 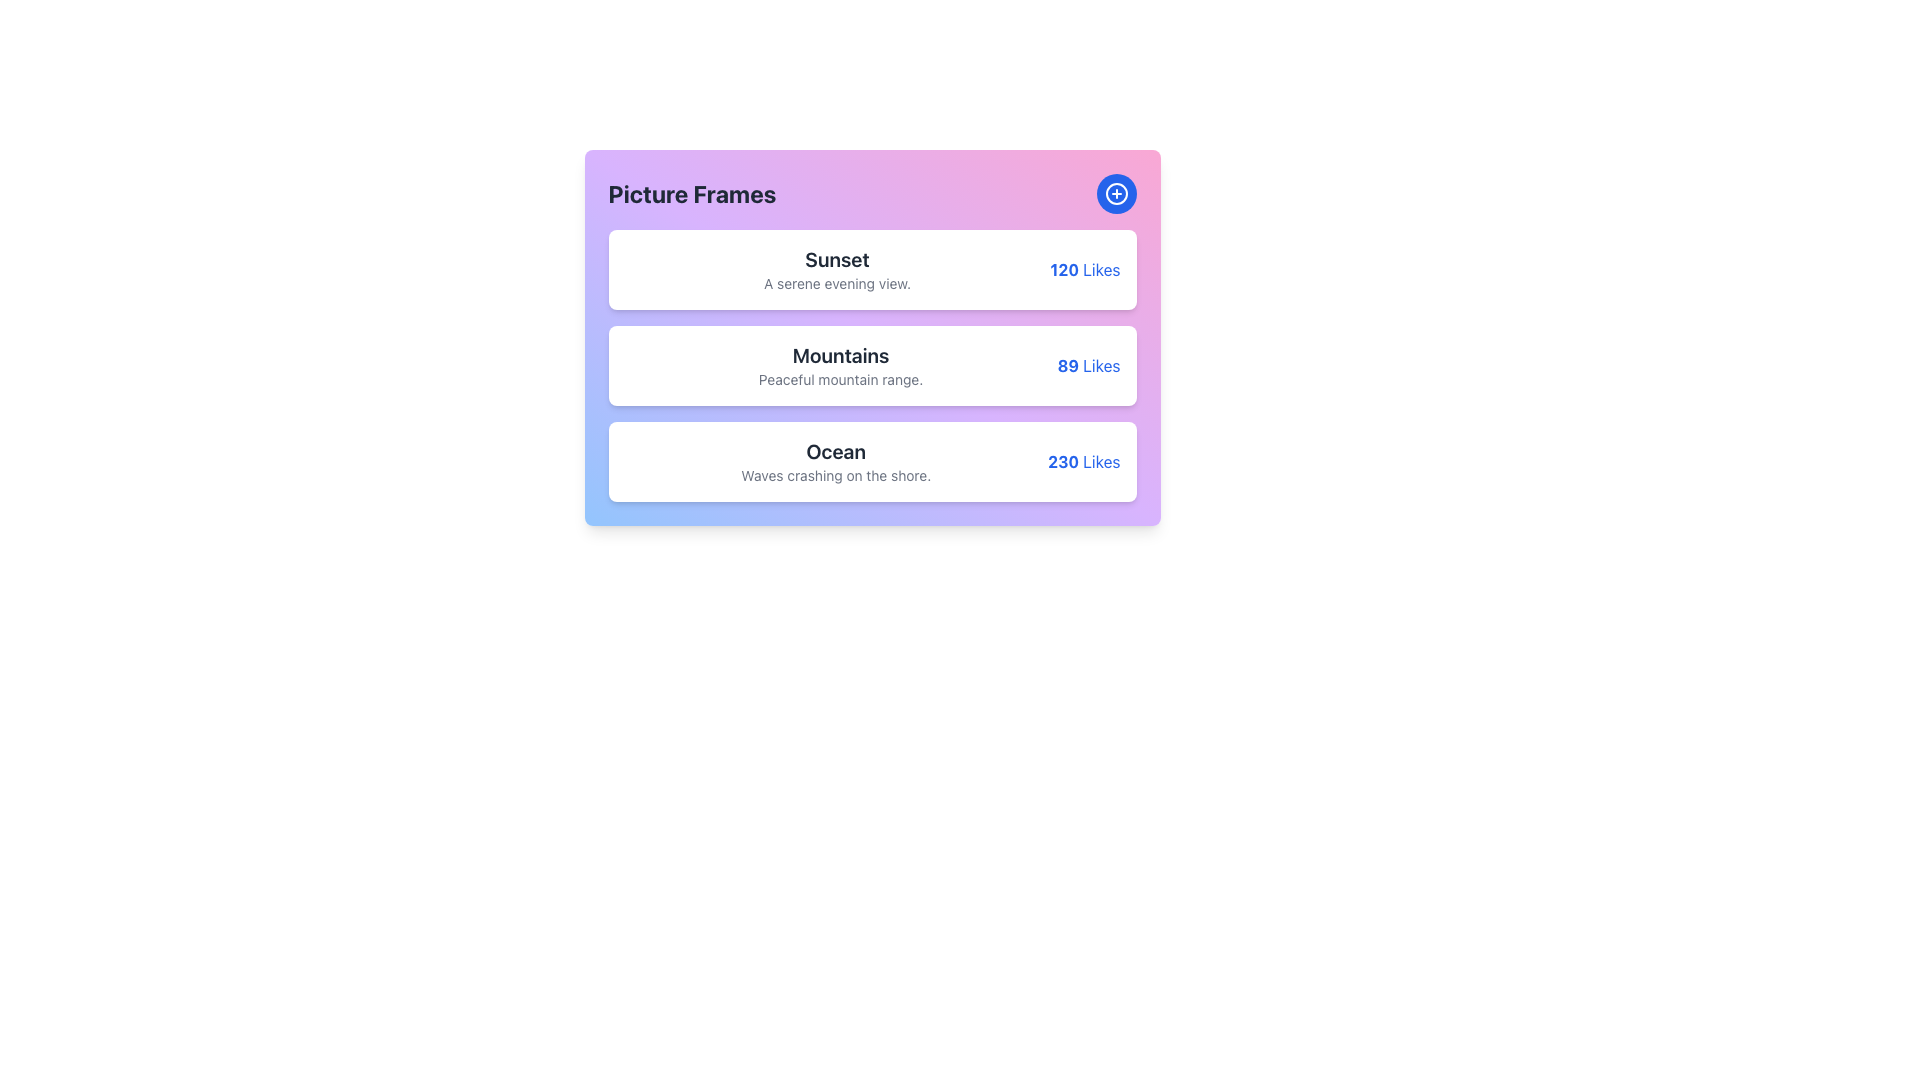 I want to click on the text label providing a description for the 'Sunset' section, located directly below the title in the UI, so click(x=837, y=284).